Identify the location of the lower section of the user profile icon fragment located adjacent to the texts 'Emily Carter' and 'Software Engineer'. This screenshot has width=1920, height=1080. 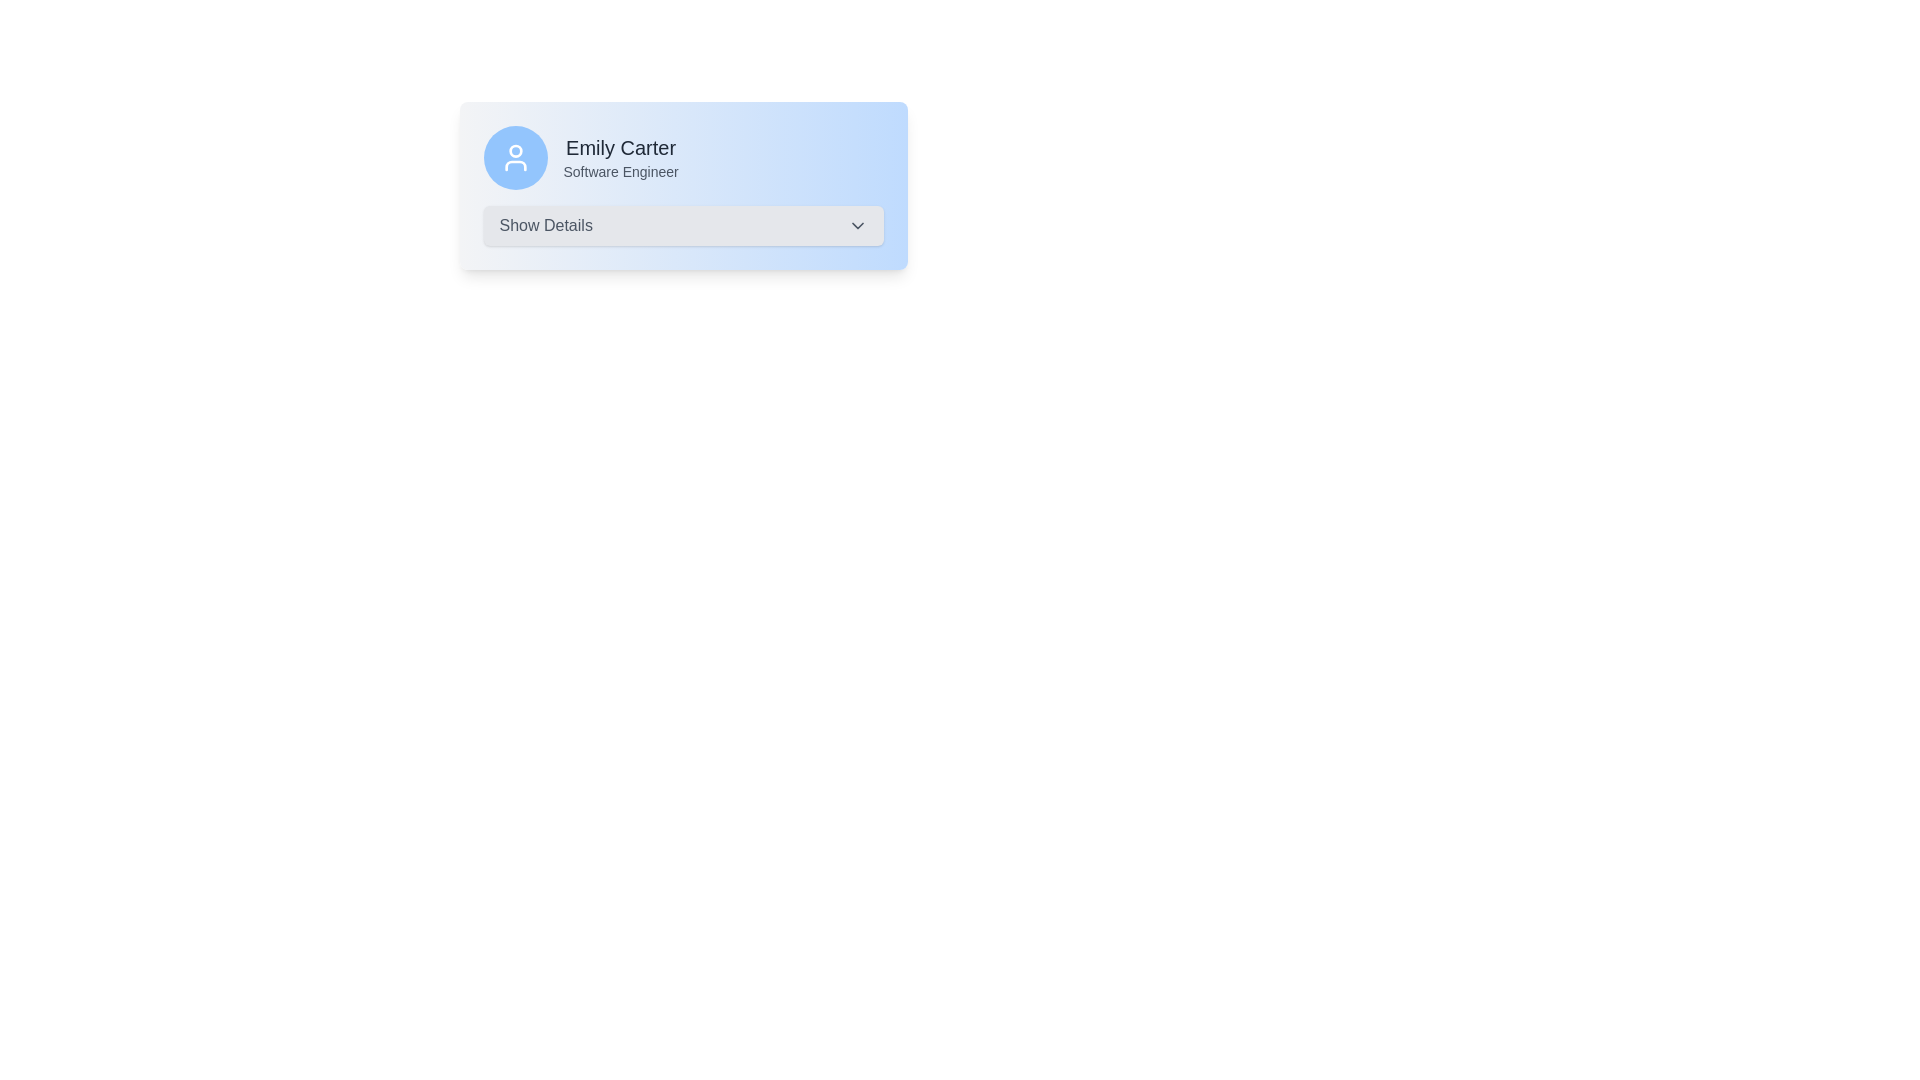
(515, 164).